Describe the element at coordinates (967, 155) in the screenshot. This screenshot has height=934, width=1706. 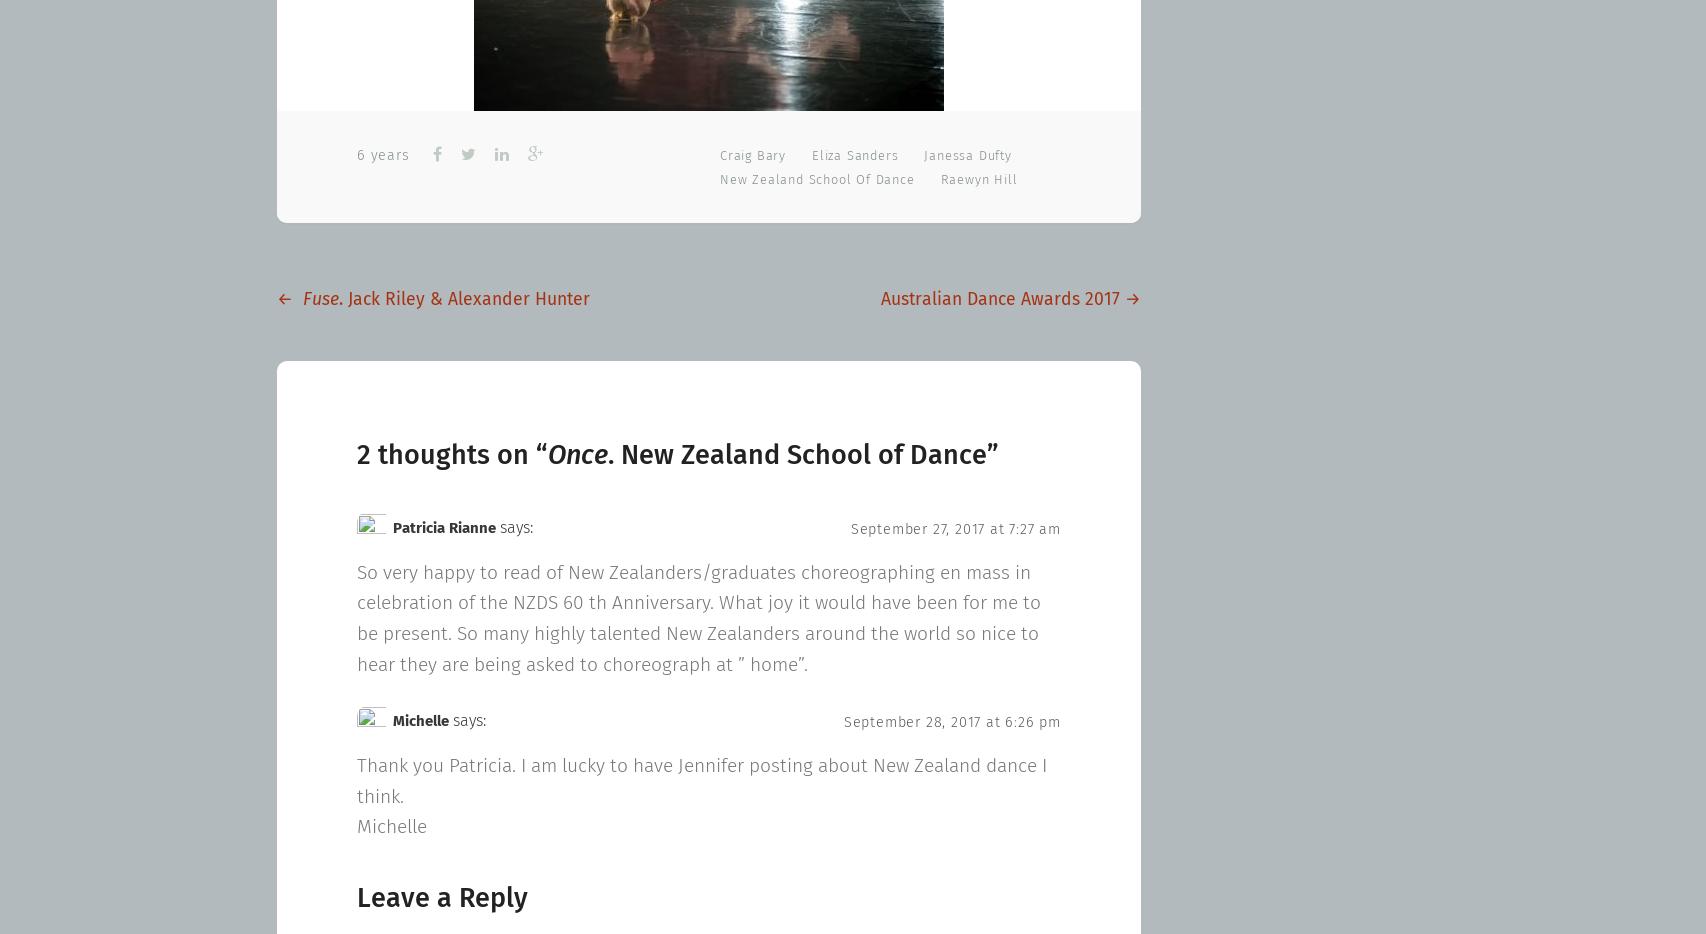
I see `'Janessa Dufty'` at that location.